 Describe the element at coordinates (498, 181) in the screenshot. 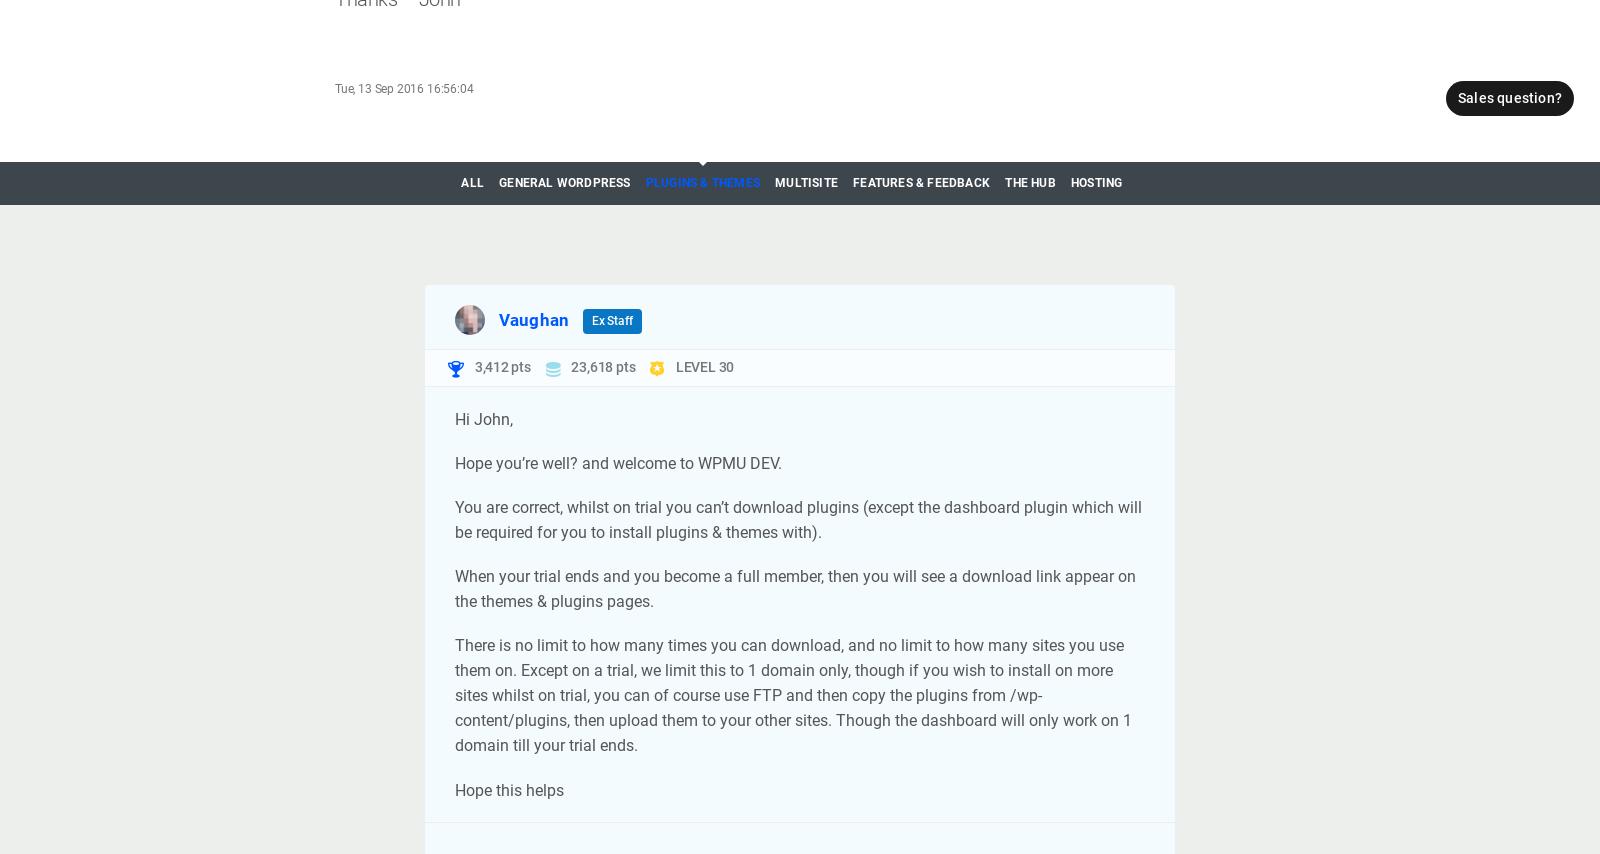

I see `'General WordPress'` at that location.